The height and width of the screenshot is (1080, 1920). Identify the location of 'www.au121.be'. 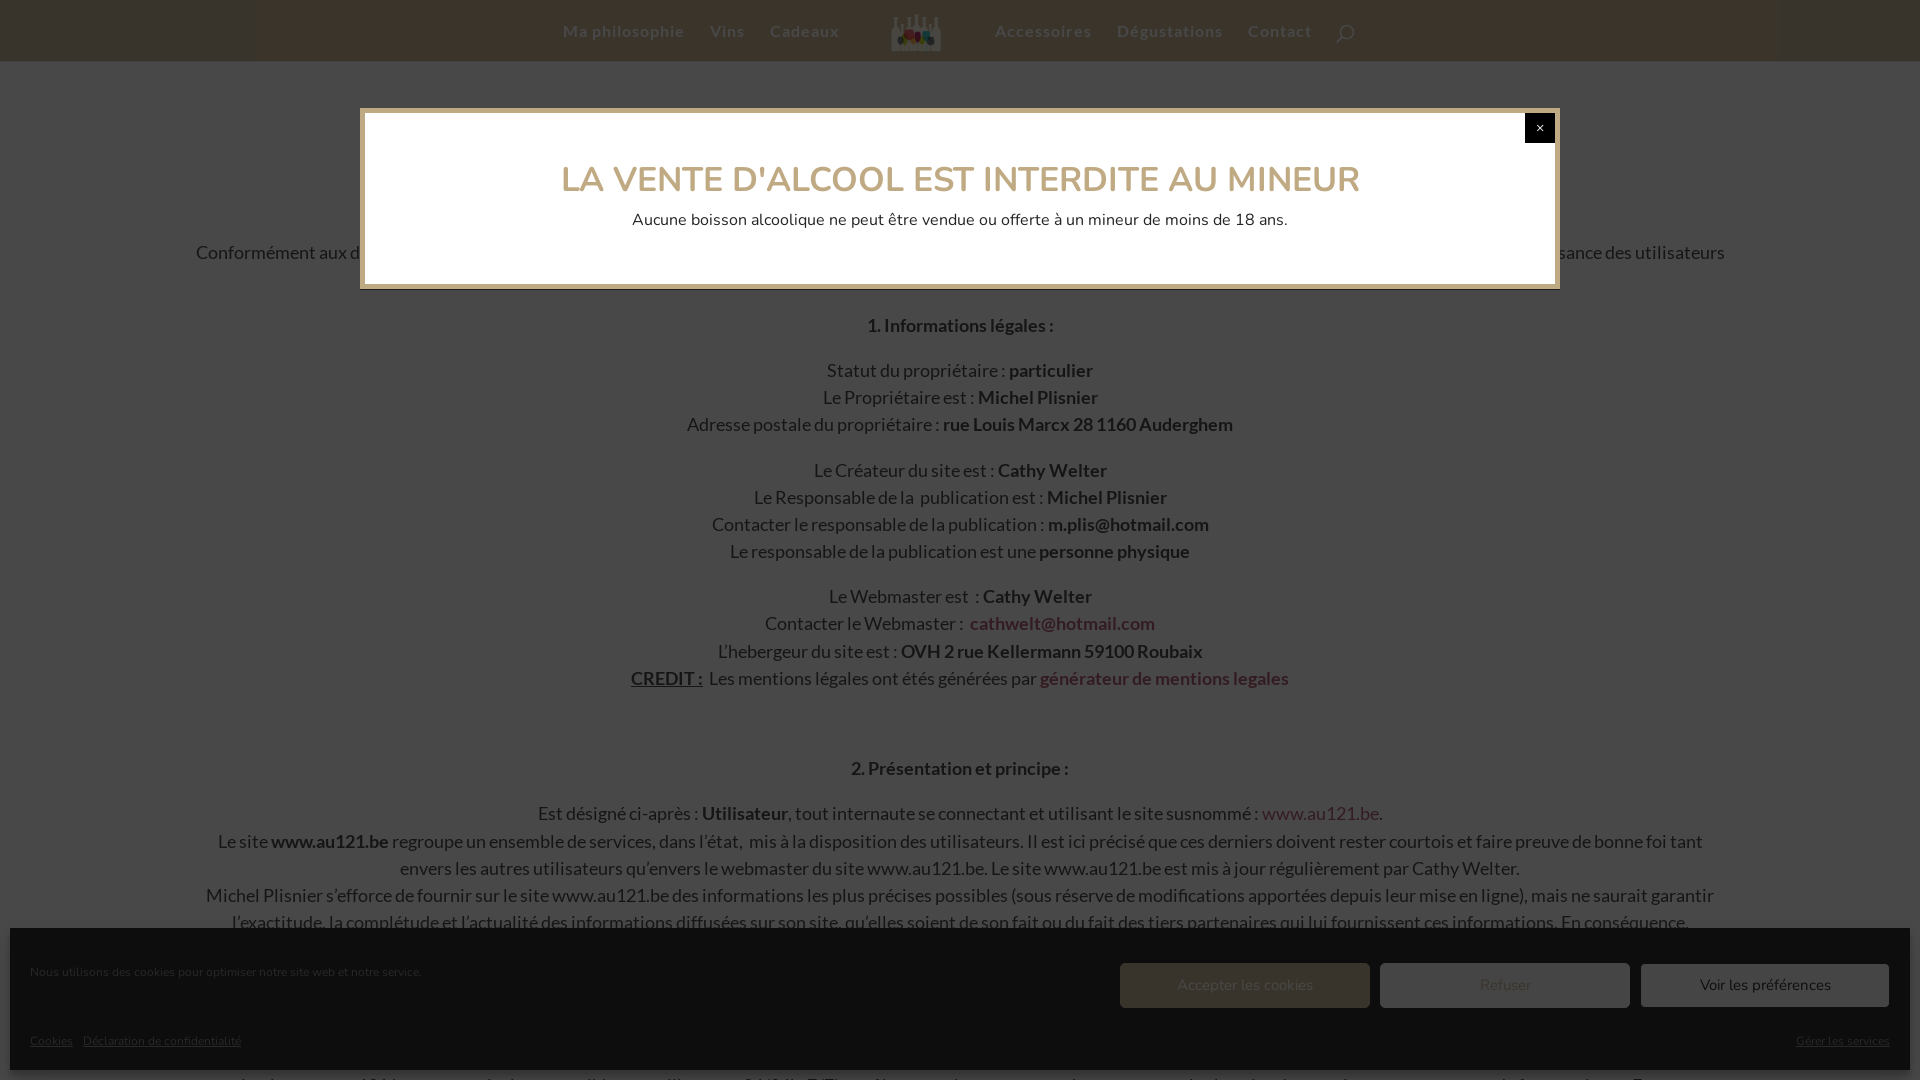
(1320, 813).